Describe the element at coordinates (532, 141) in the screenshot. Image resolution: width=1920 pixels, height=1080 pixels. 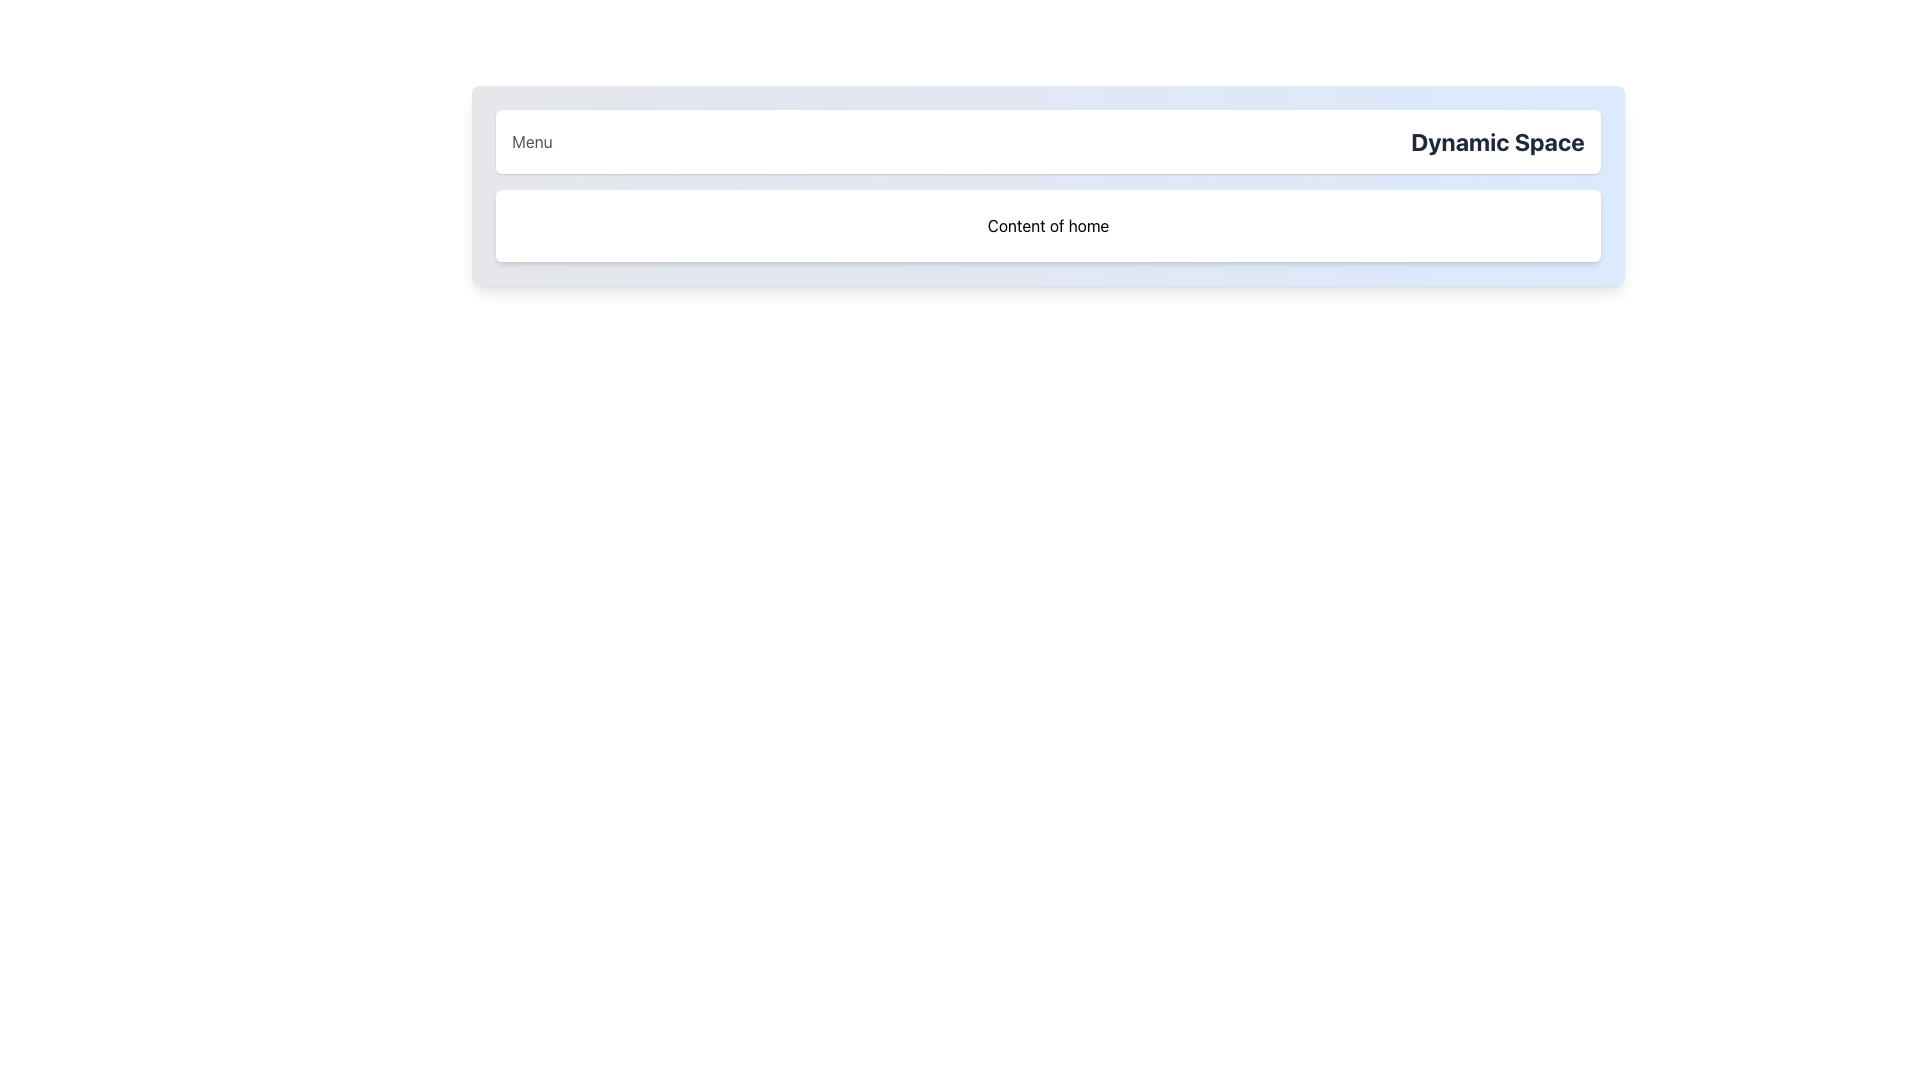
I see `the navigational link or interactive text located on the left side of the header-like bar` at that location.